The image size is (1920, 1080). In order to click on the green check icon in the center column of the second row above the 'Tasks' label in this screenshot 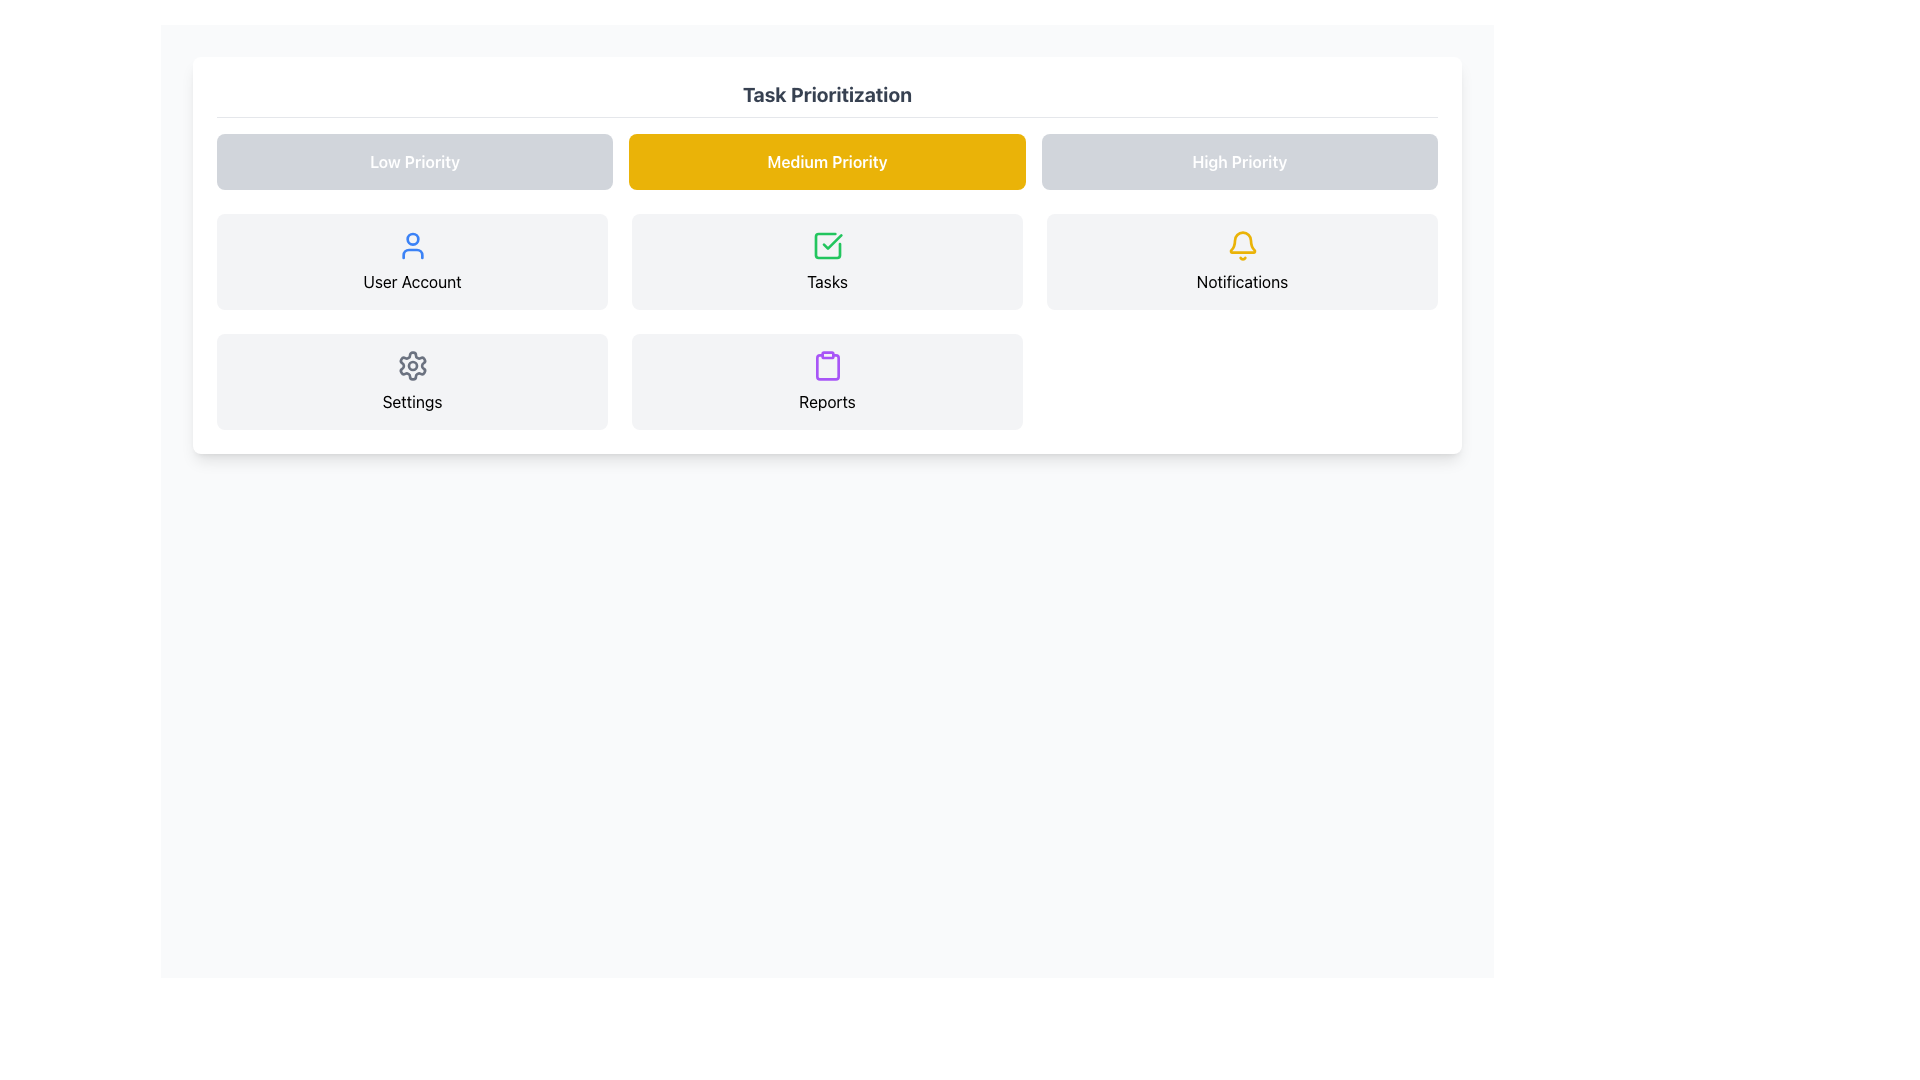, I will do `click(827, 245)`.